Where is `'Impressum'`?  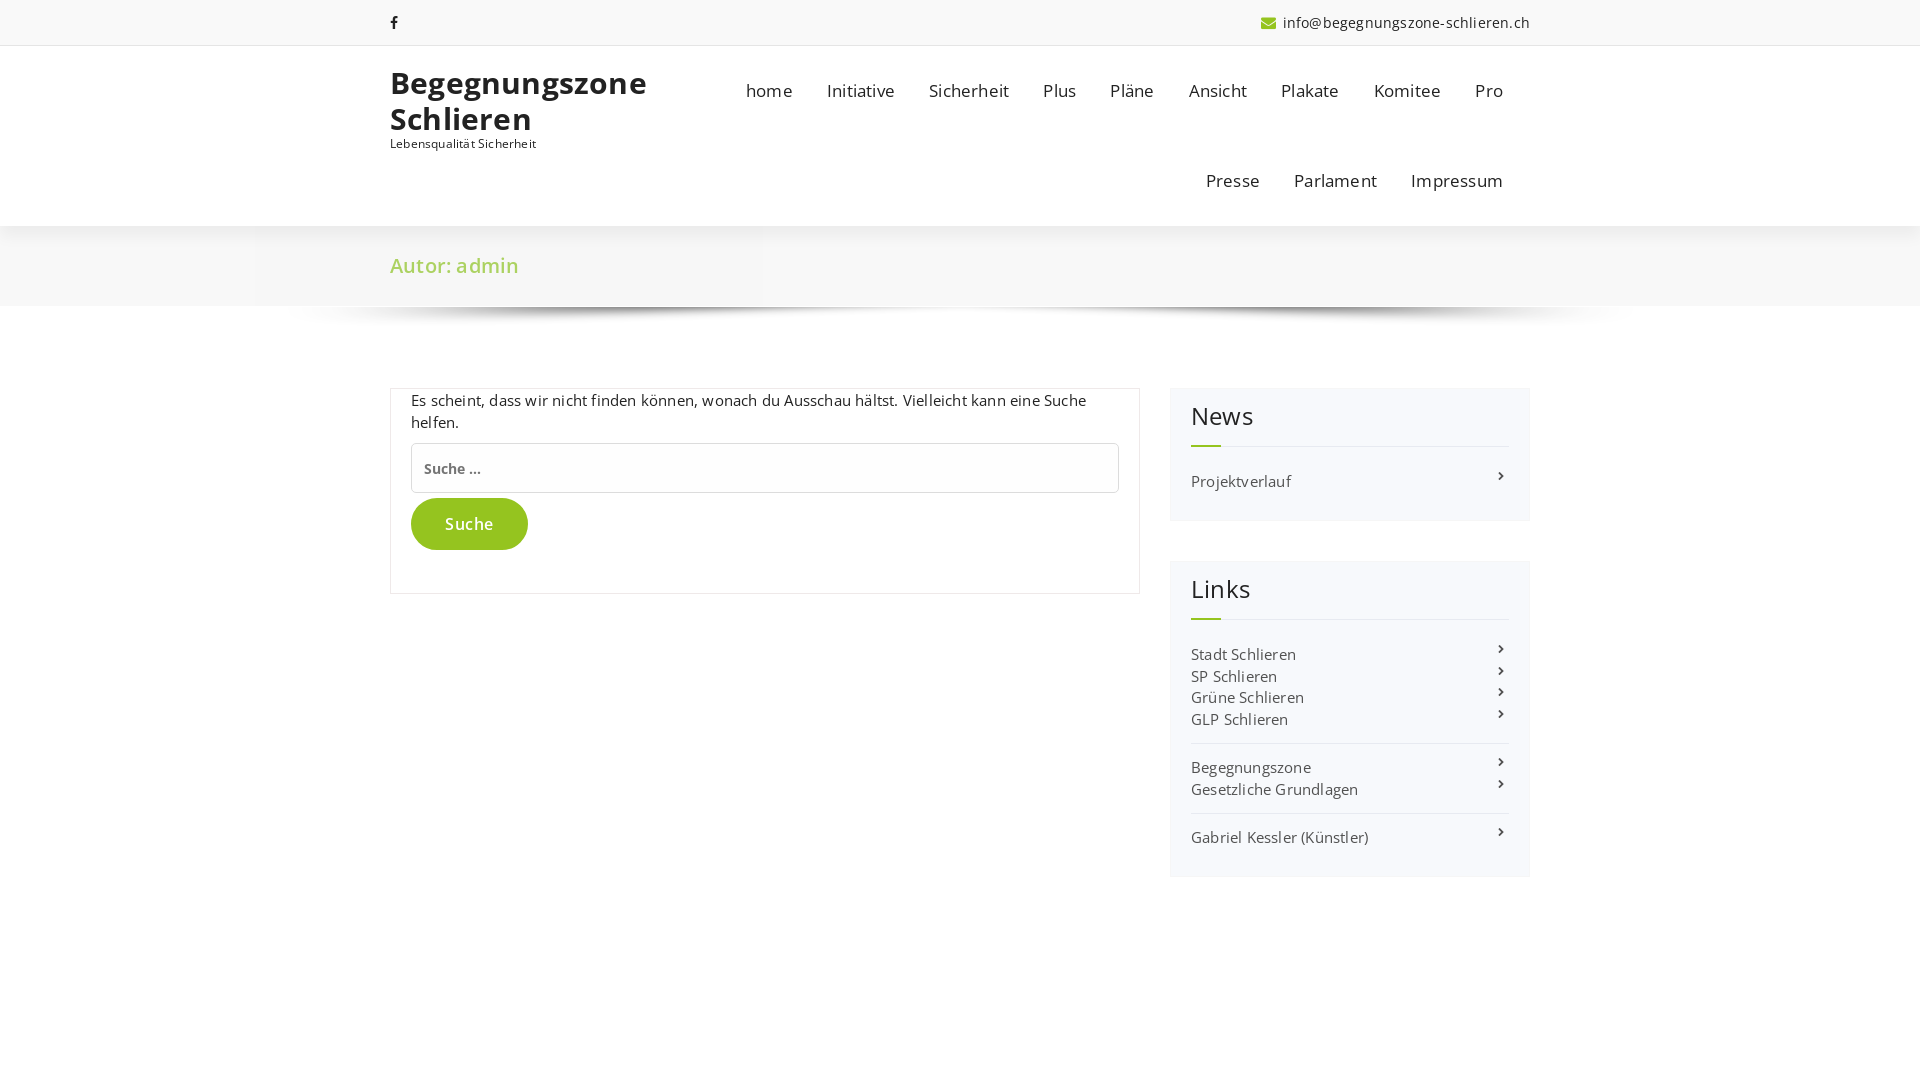 'Impressum' is located at coordinates (1394, 181).